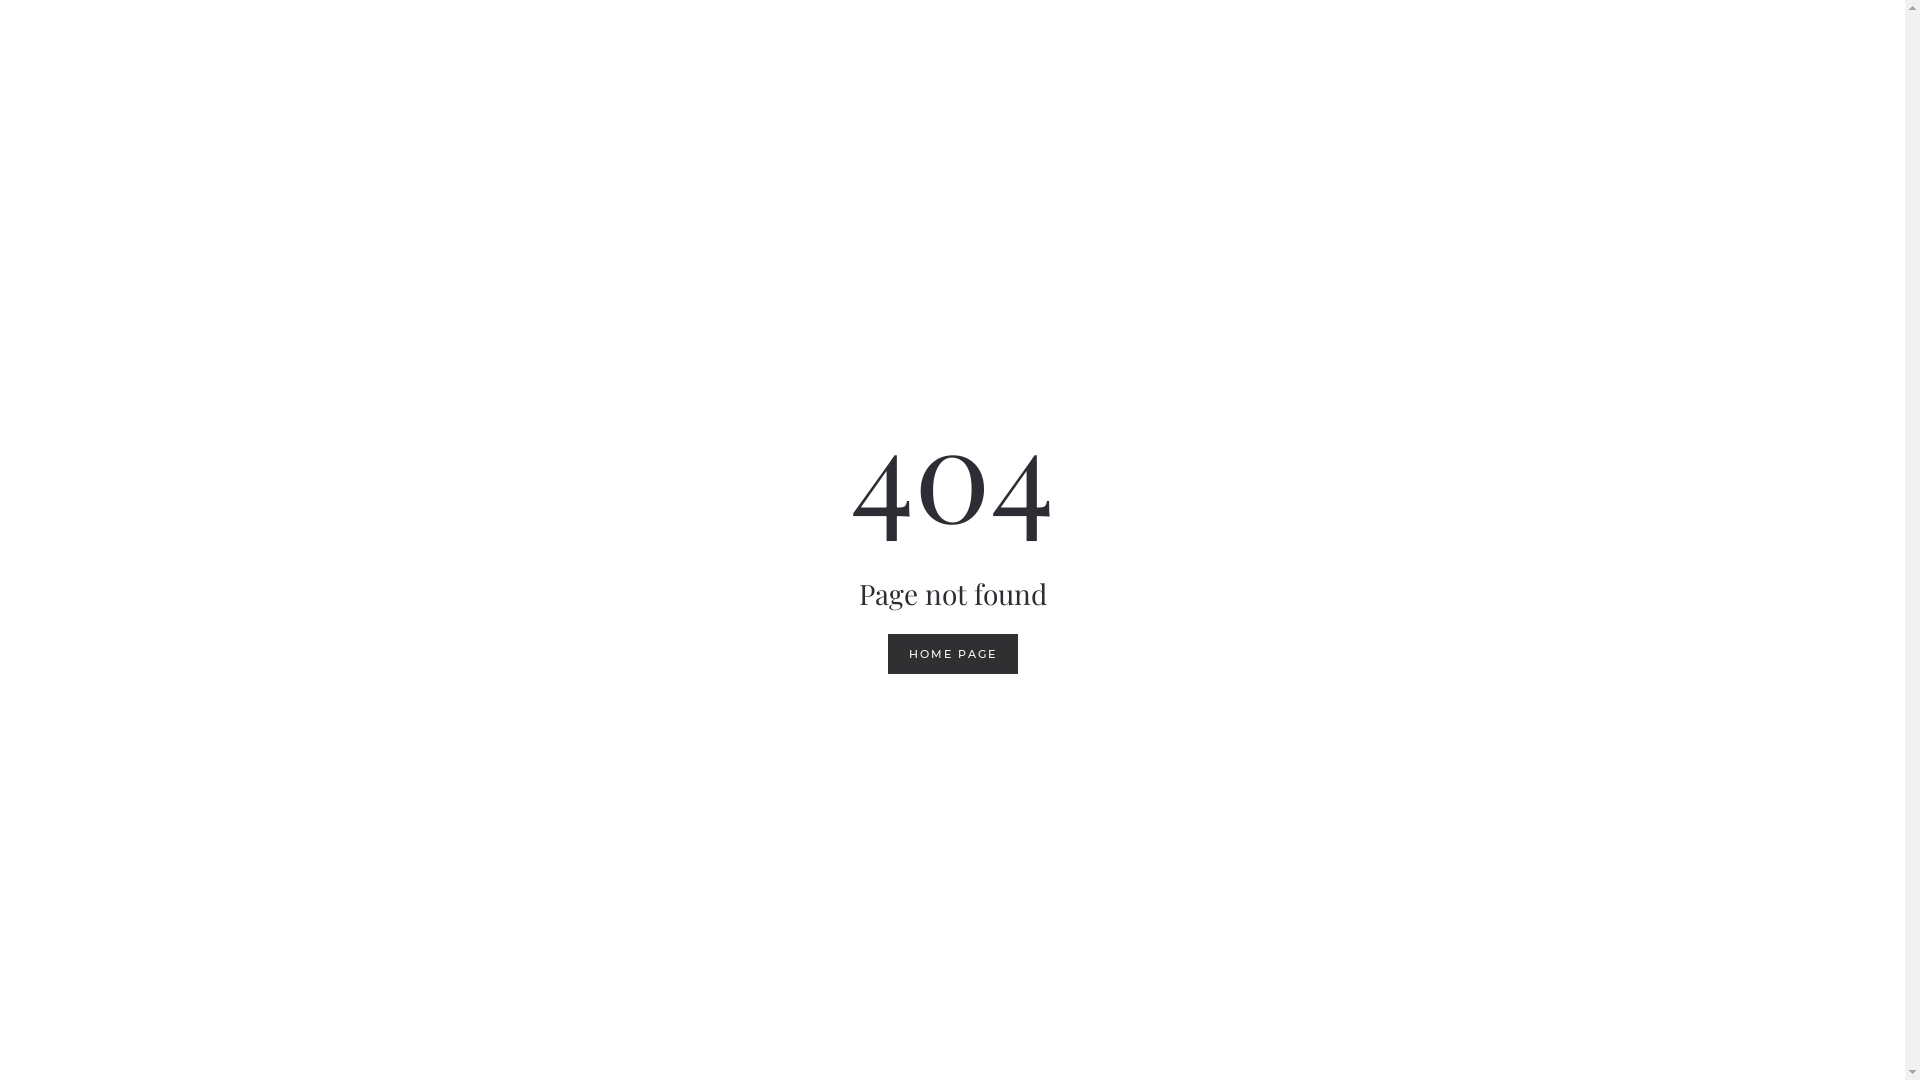  Describe the element at coordinates (952, 654) in the screenshot. I see `'HOME PAGE'` at that location.